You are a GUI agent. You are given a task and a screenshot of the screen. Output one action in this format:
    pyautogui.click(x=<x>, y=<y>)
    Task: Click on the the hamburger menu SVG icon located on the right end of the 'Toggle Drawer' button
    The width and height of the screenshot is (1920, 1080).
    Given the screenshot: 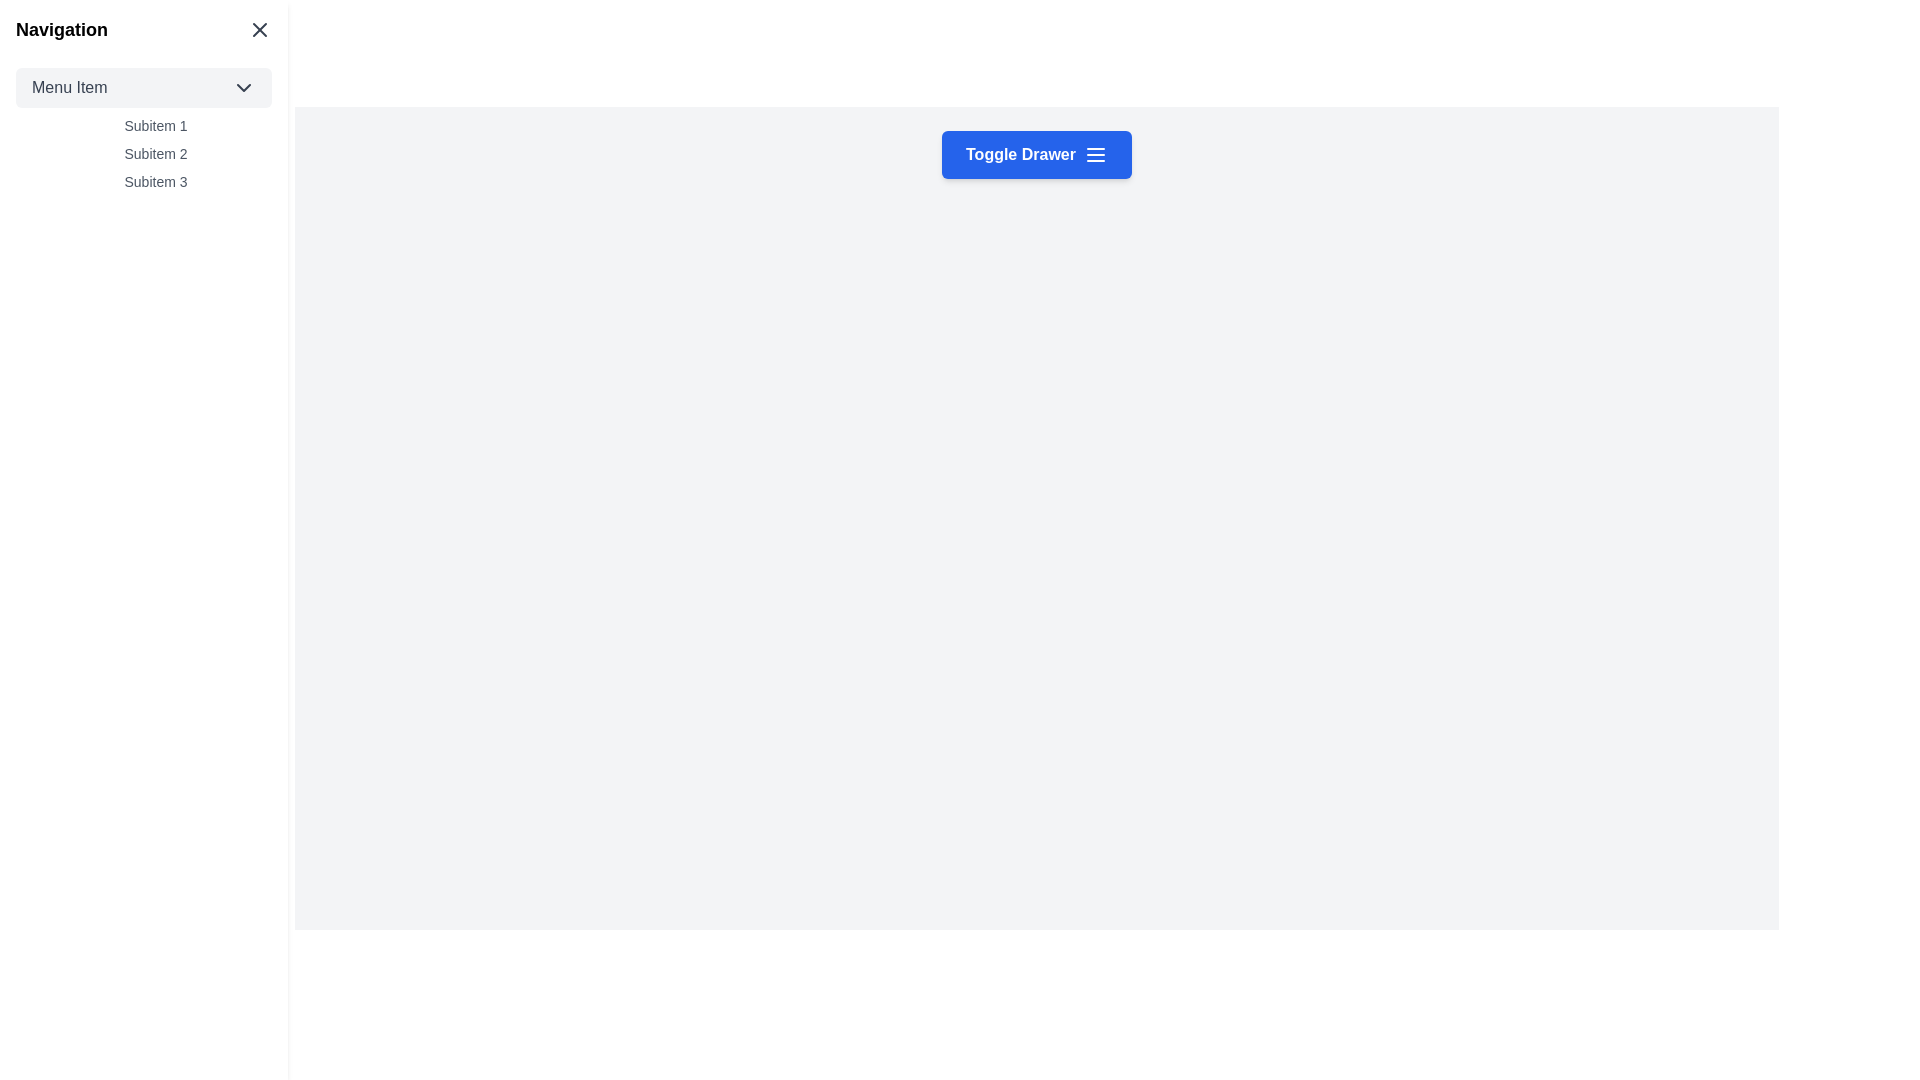 What is the action you would take?
    pyautogui.click(x=1094, y=153)
    